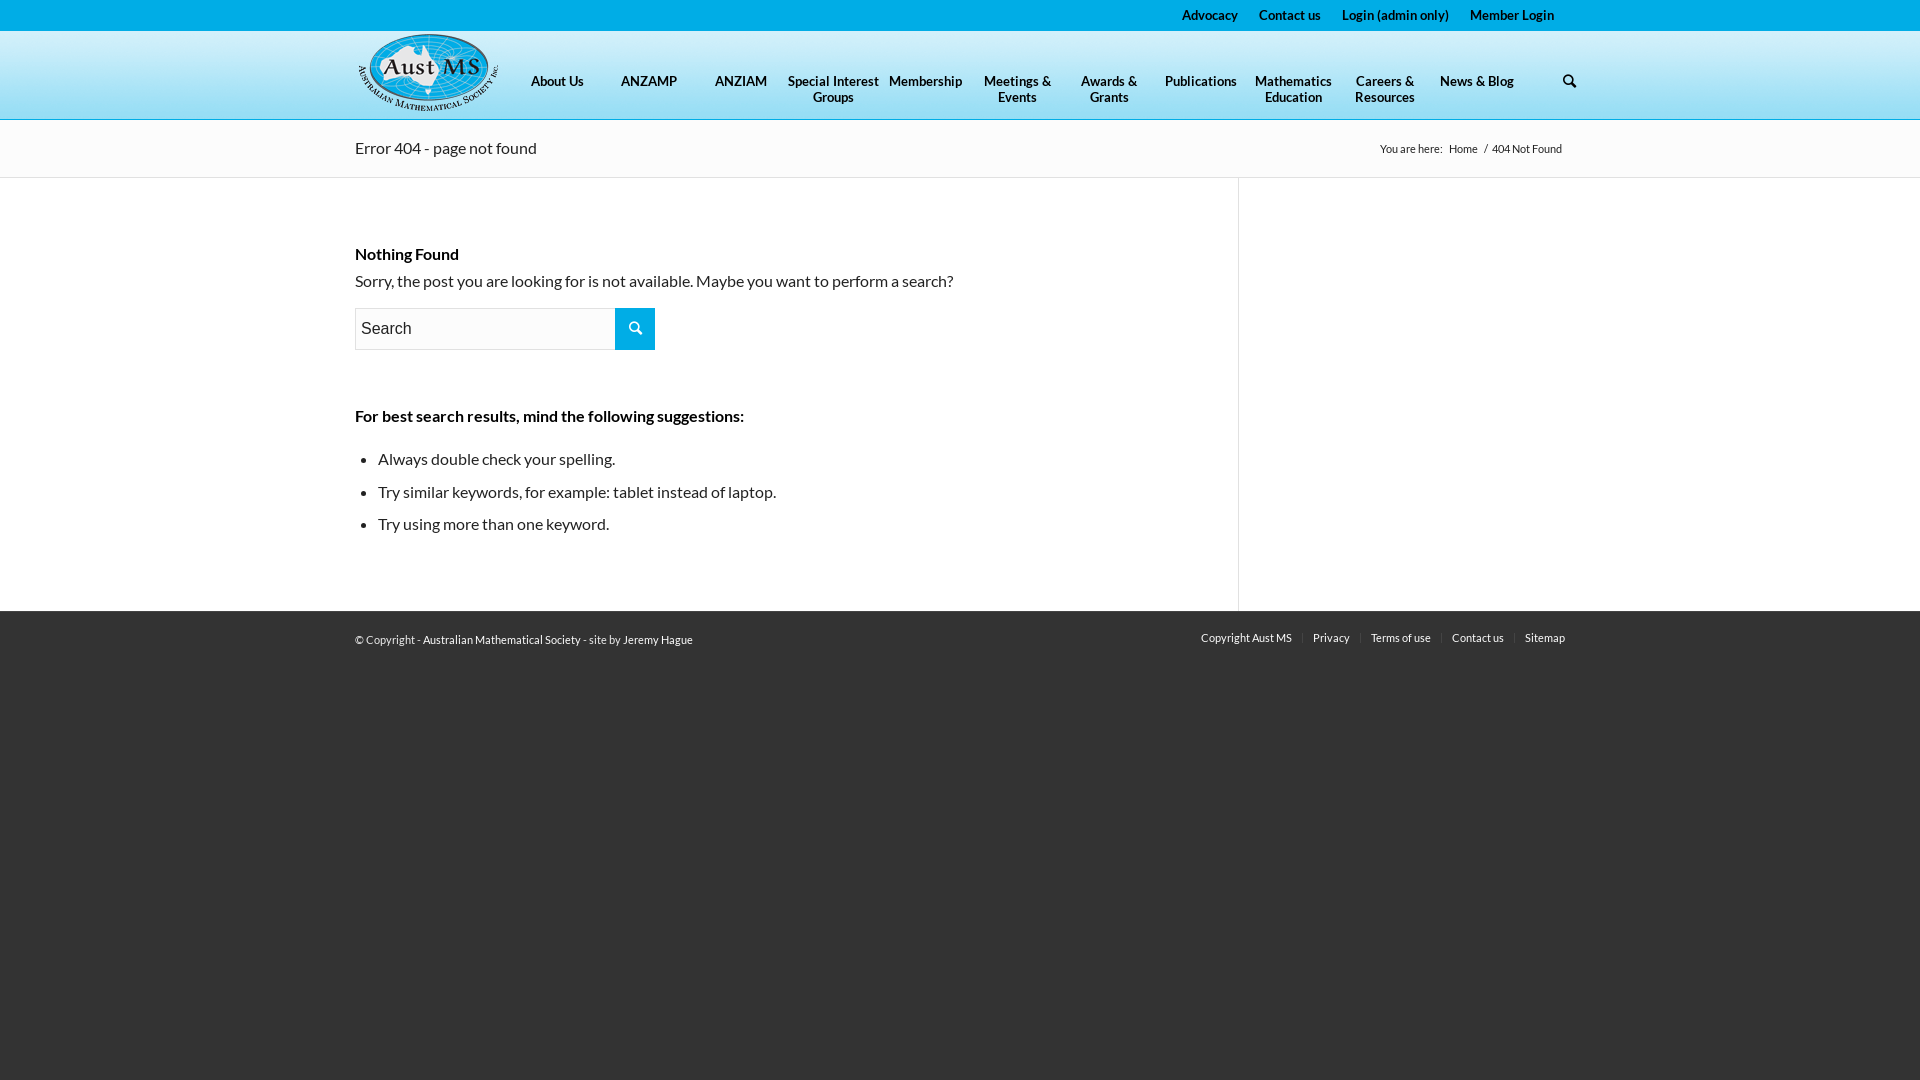 This screenshot has width=1920, height=1080. What do you see at coordinates (924, 95) in the screenshot?
I see `'Membership'` at bounding box center [924, 95].